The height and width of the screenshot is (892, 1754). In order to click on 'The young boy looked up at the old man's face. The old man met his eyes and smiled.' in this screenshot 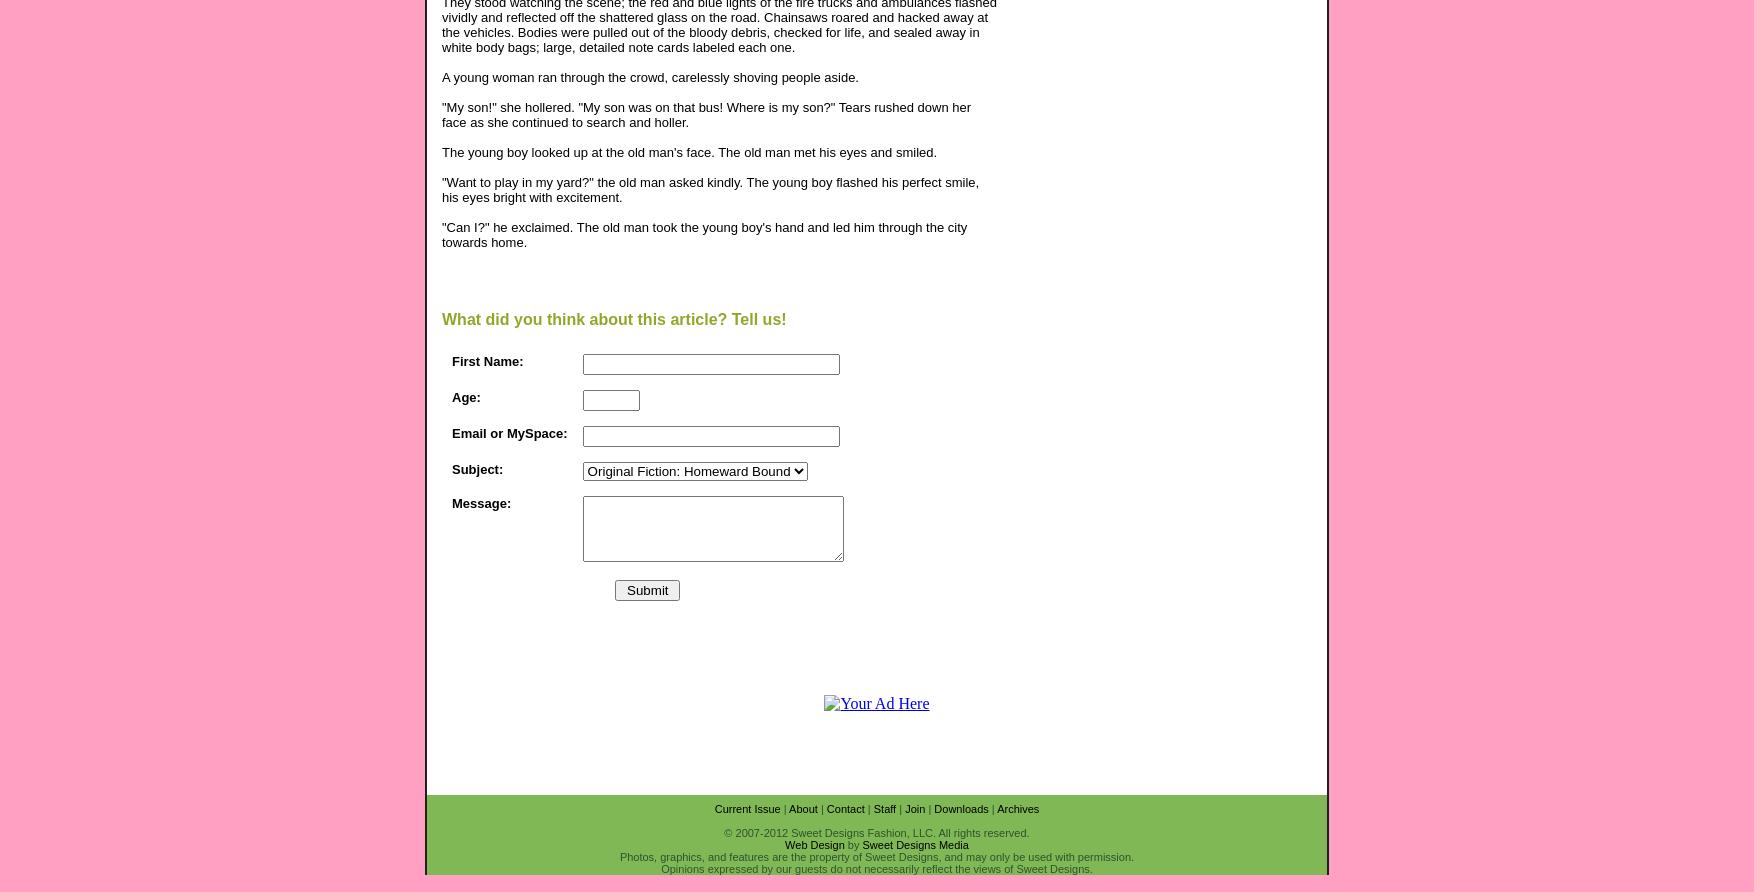, I will do `click(688, 150)`.